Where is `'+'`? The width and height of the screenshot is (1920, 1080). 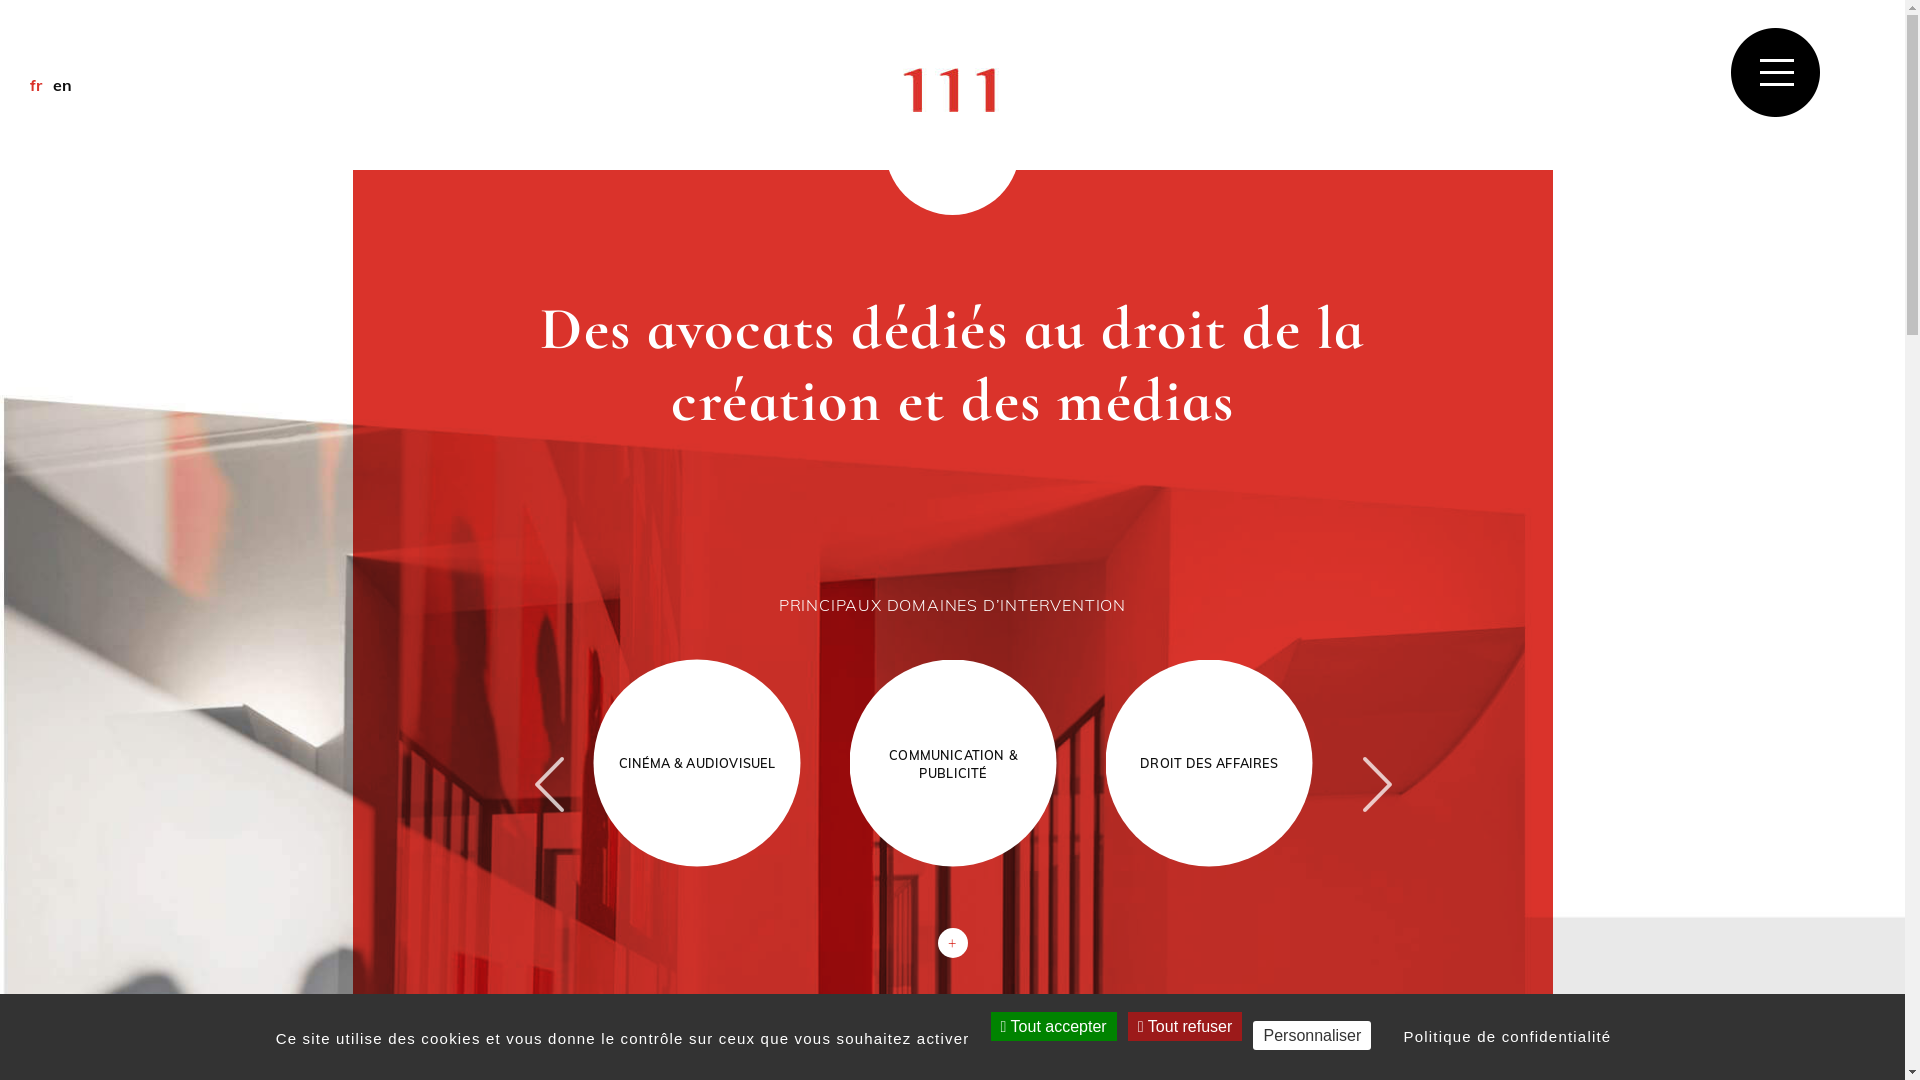
'+' is located at coordinates (952, 942).